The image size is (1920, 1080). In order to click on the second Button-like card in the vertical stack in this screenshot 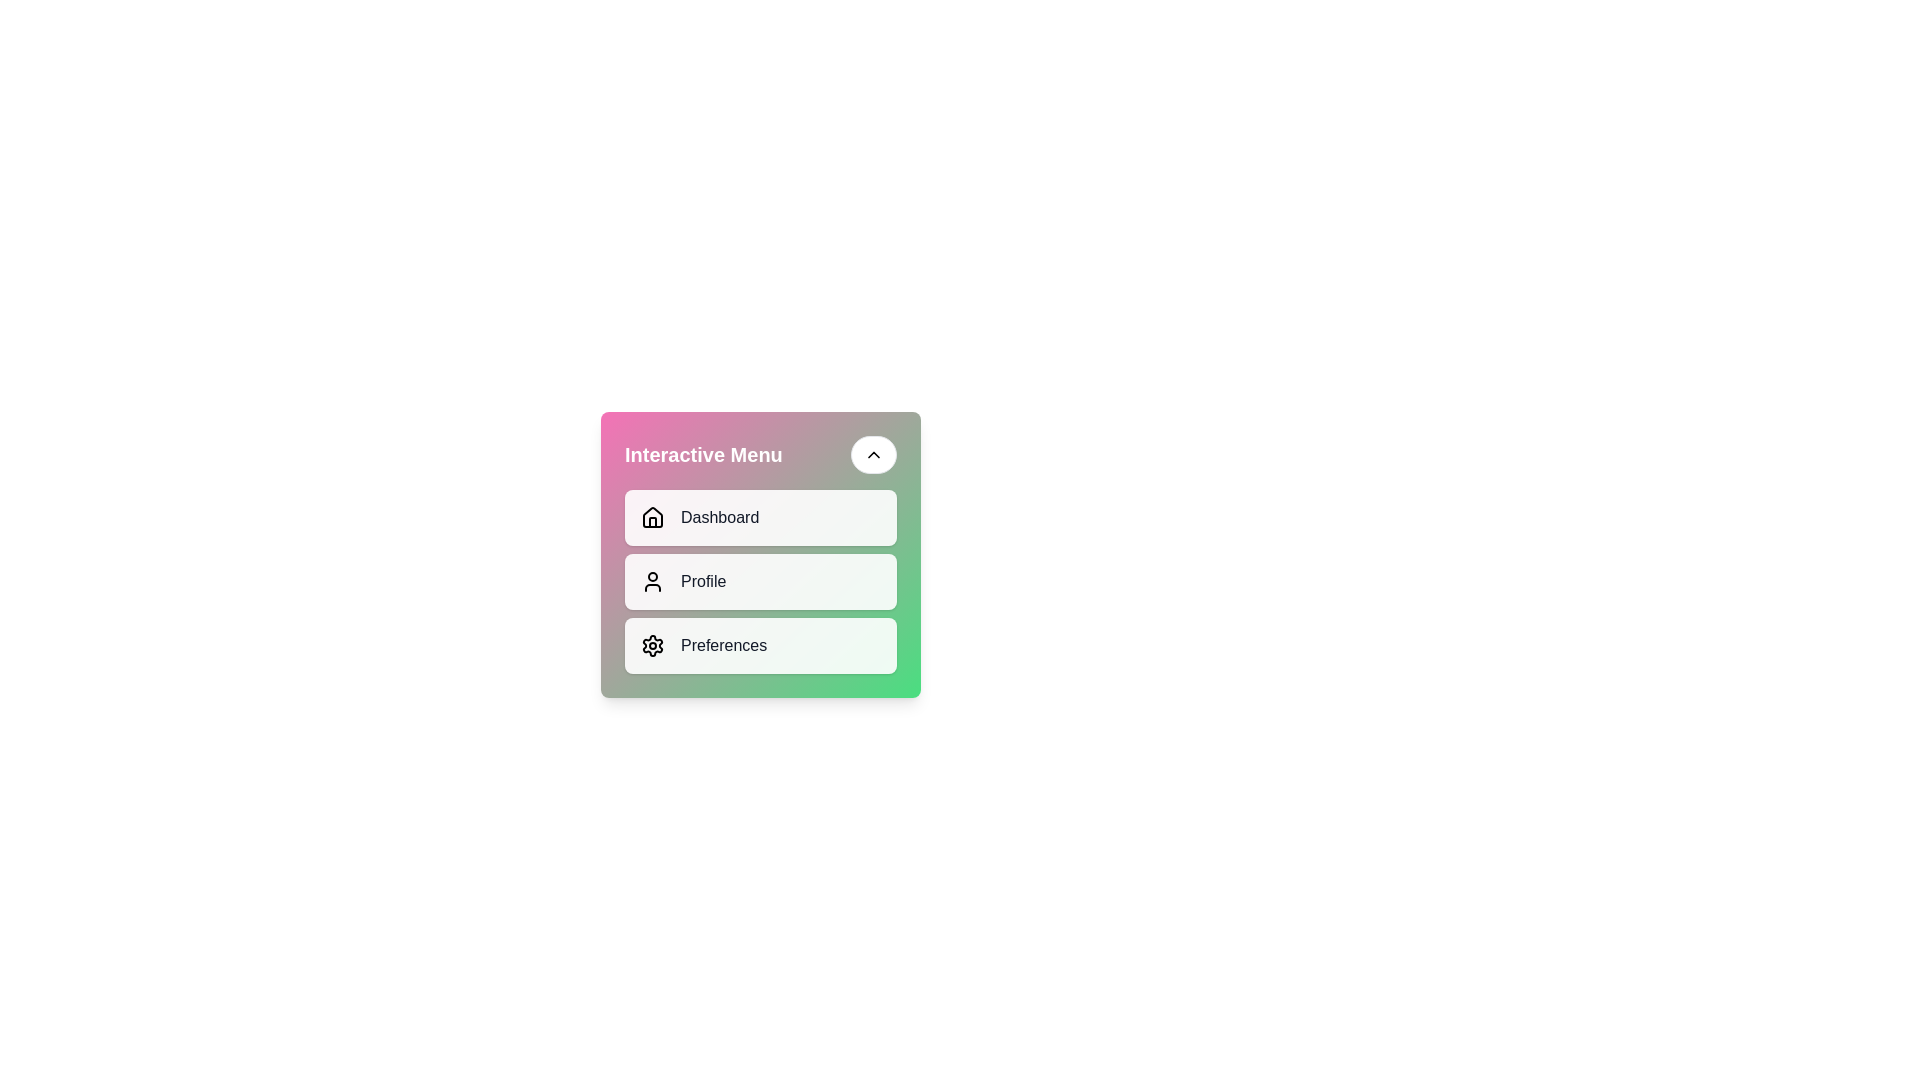, I will do `click(760, 582)`.